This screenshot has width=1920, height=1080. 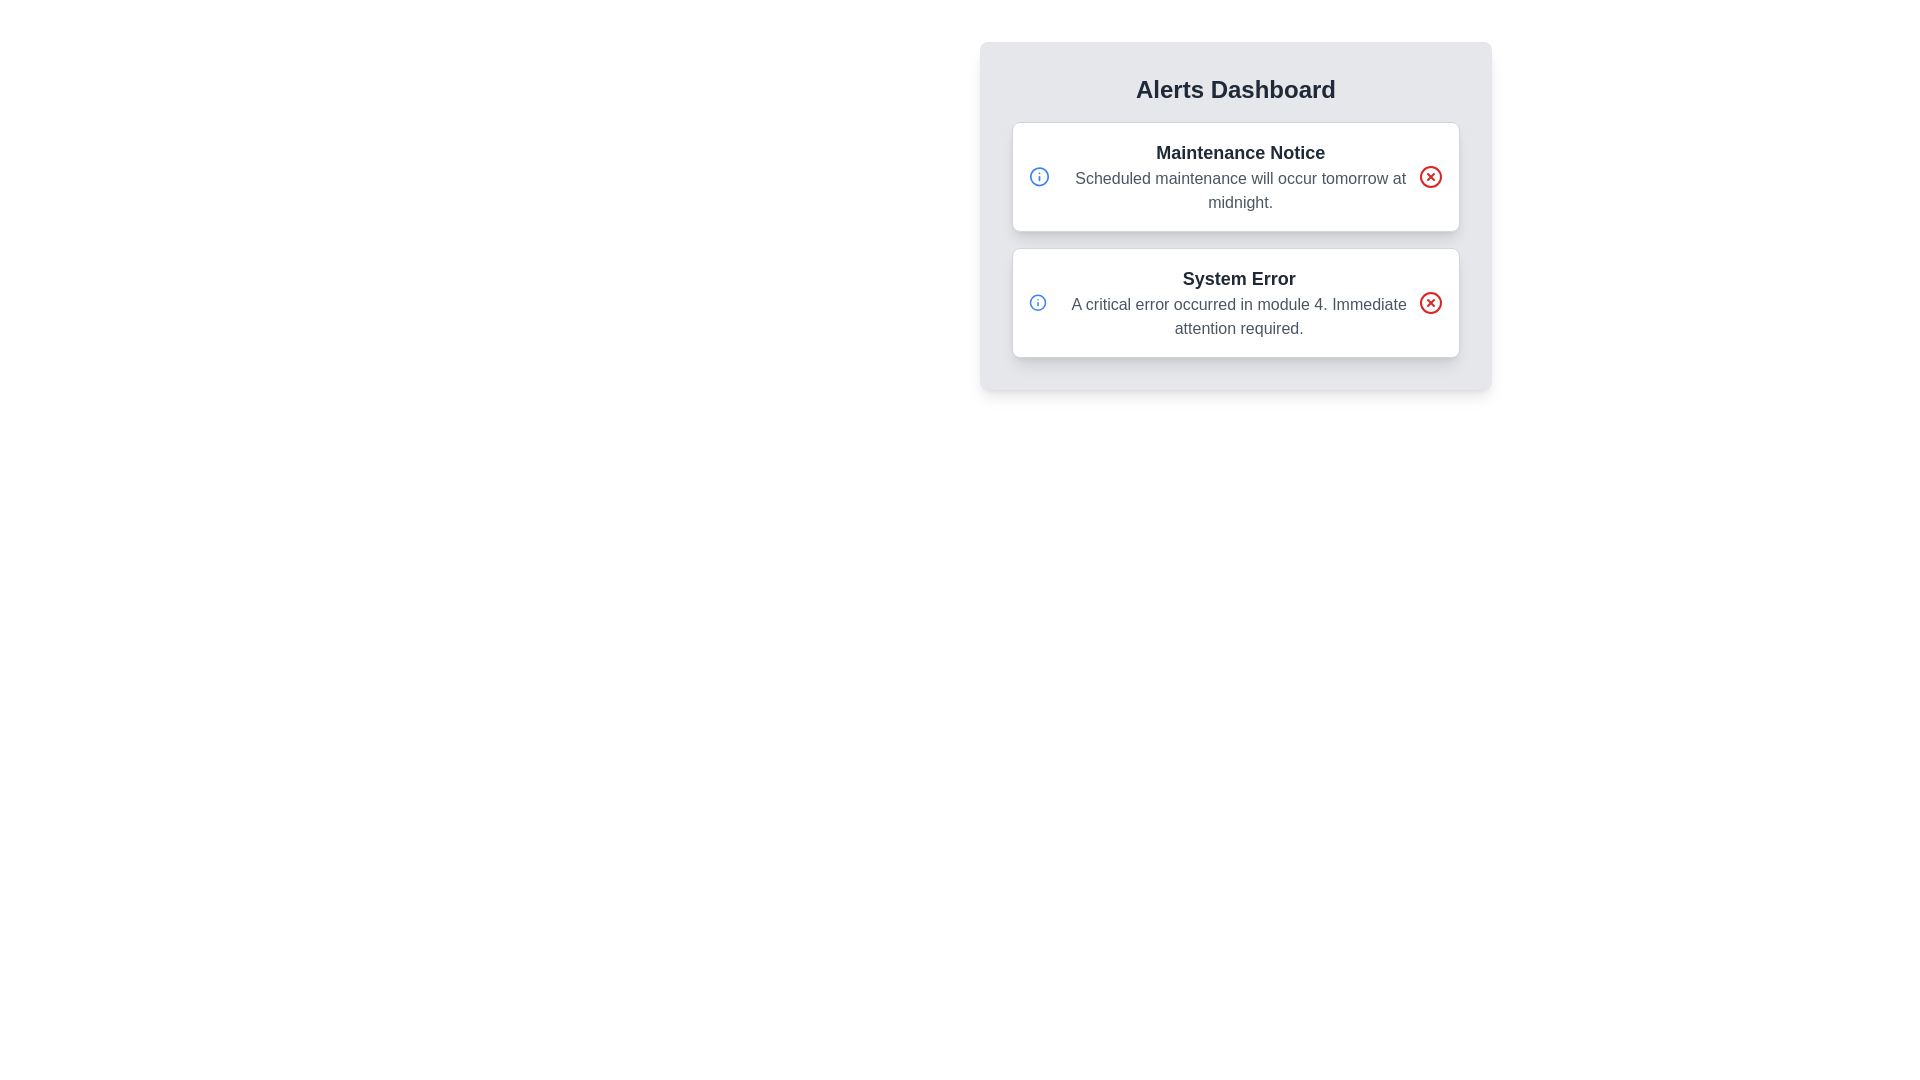 What do you see at coordinates (1238, 278) in the screenshot?
I see `the title Text Label of the alert card located in the 'Alerts Dashboard' section, which provides a summary of the issue described below it` at bounding box center [1238, 278].